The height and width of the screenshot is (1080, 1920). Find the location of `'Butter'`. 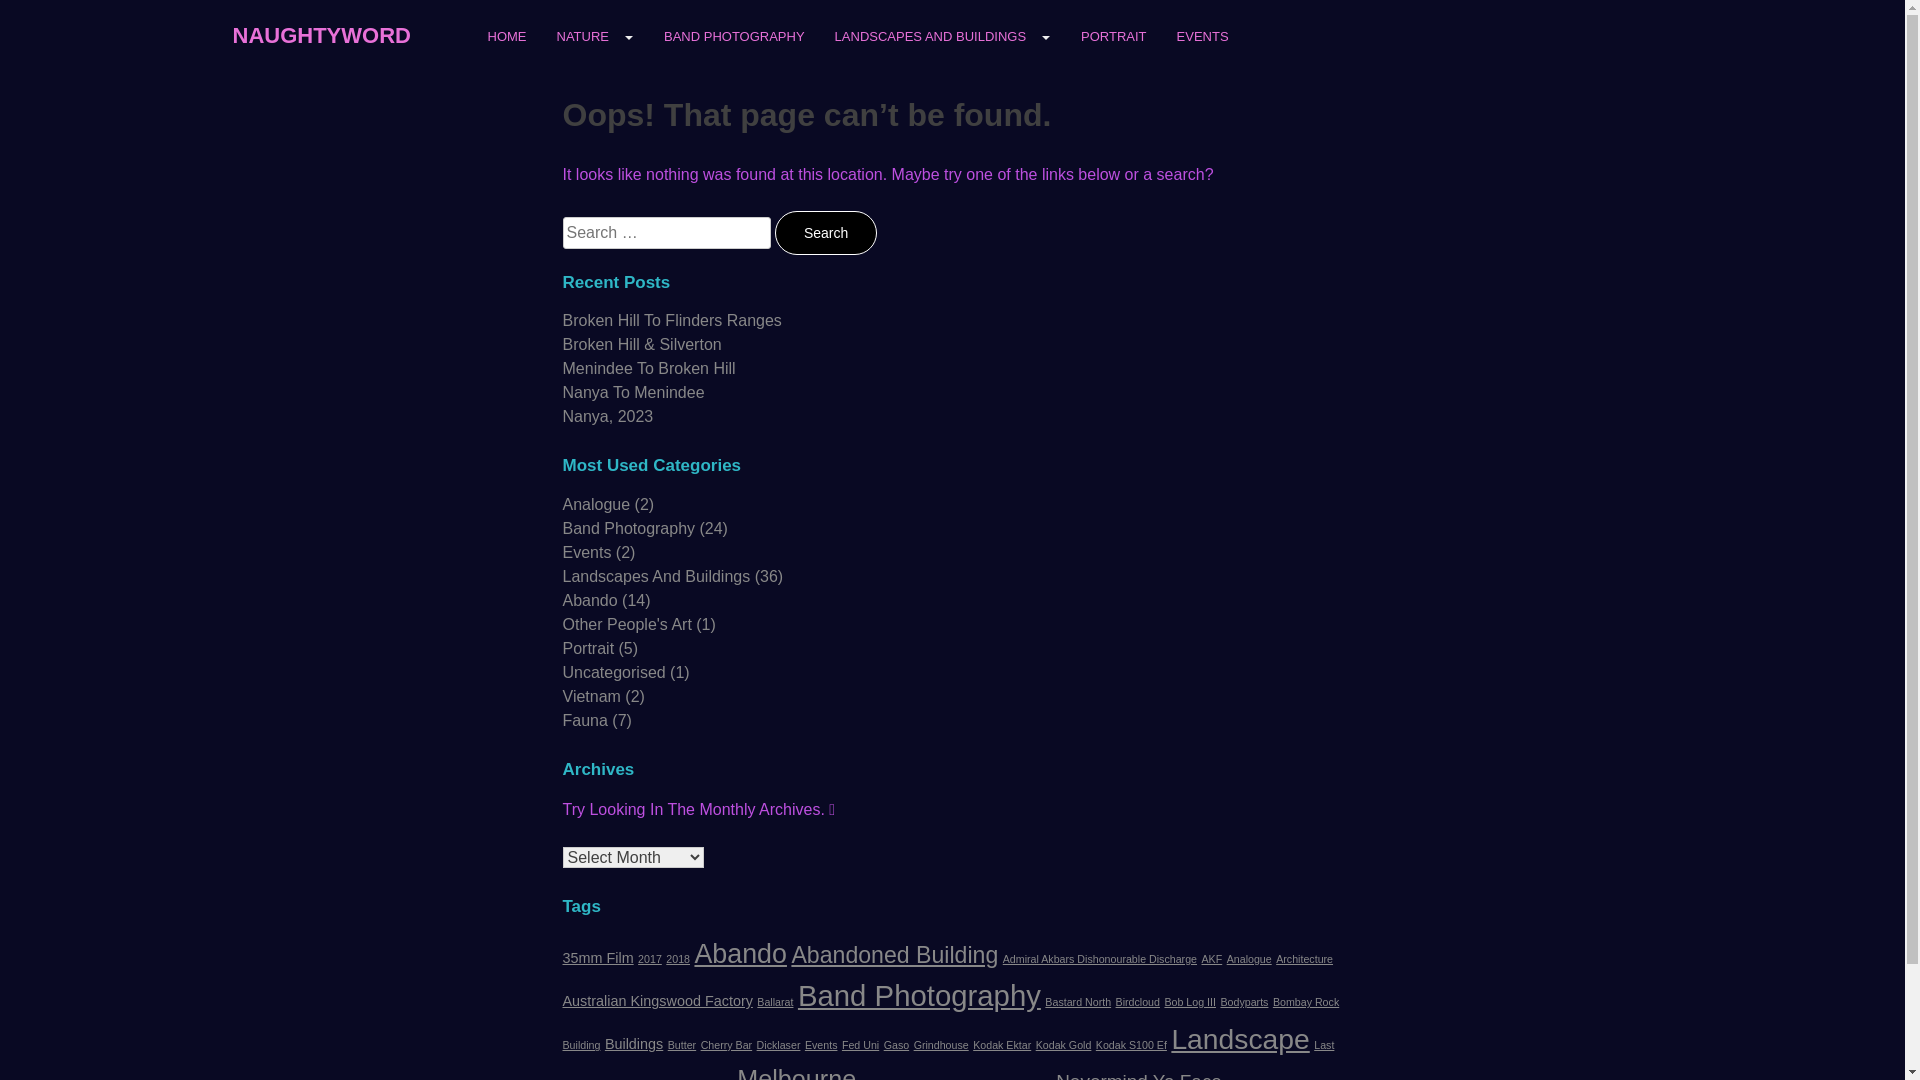

'Butter' is located at coordinates (681, 1044).